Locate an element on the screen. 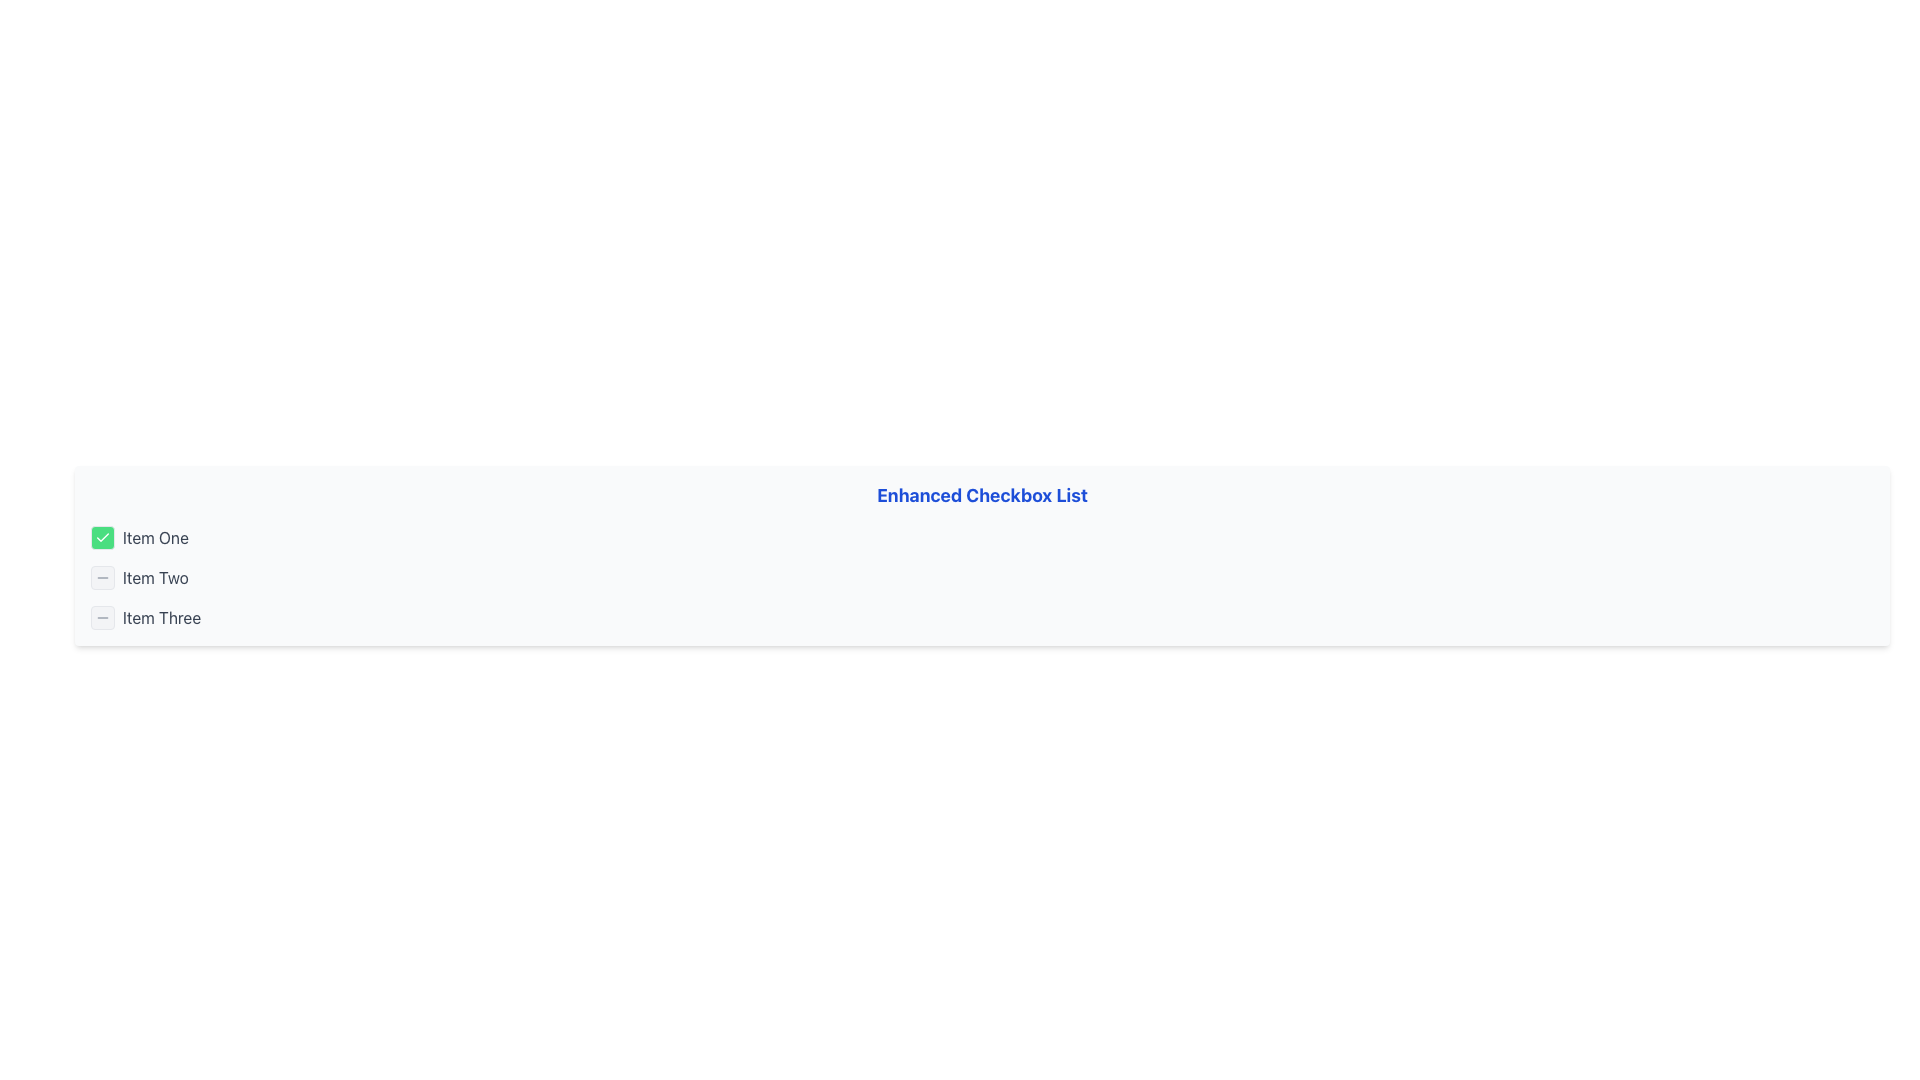 Image resolution: width=1920 pixels, height=1080 pixels. the text label associated with the first item in the checklist, positioned immediately to the right of the green checkbox icon is located at coordinates (154, 536).